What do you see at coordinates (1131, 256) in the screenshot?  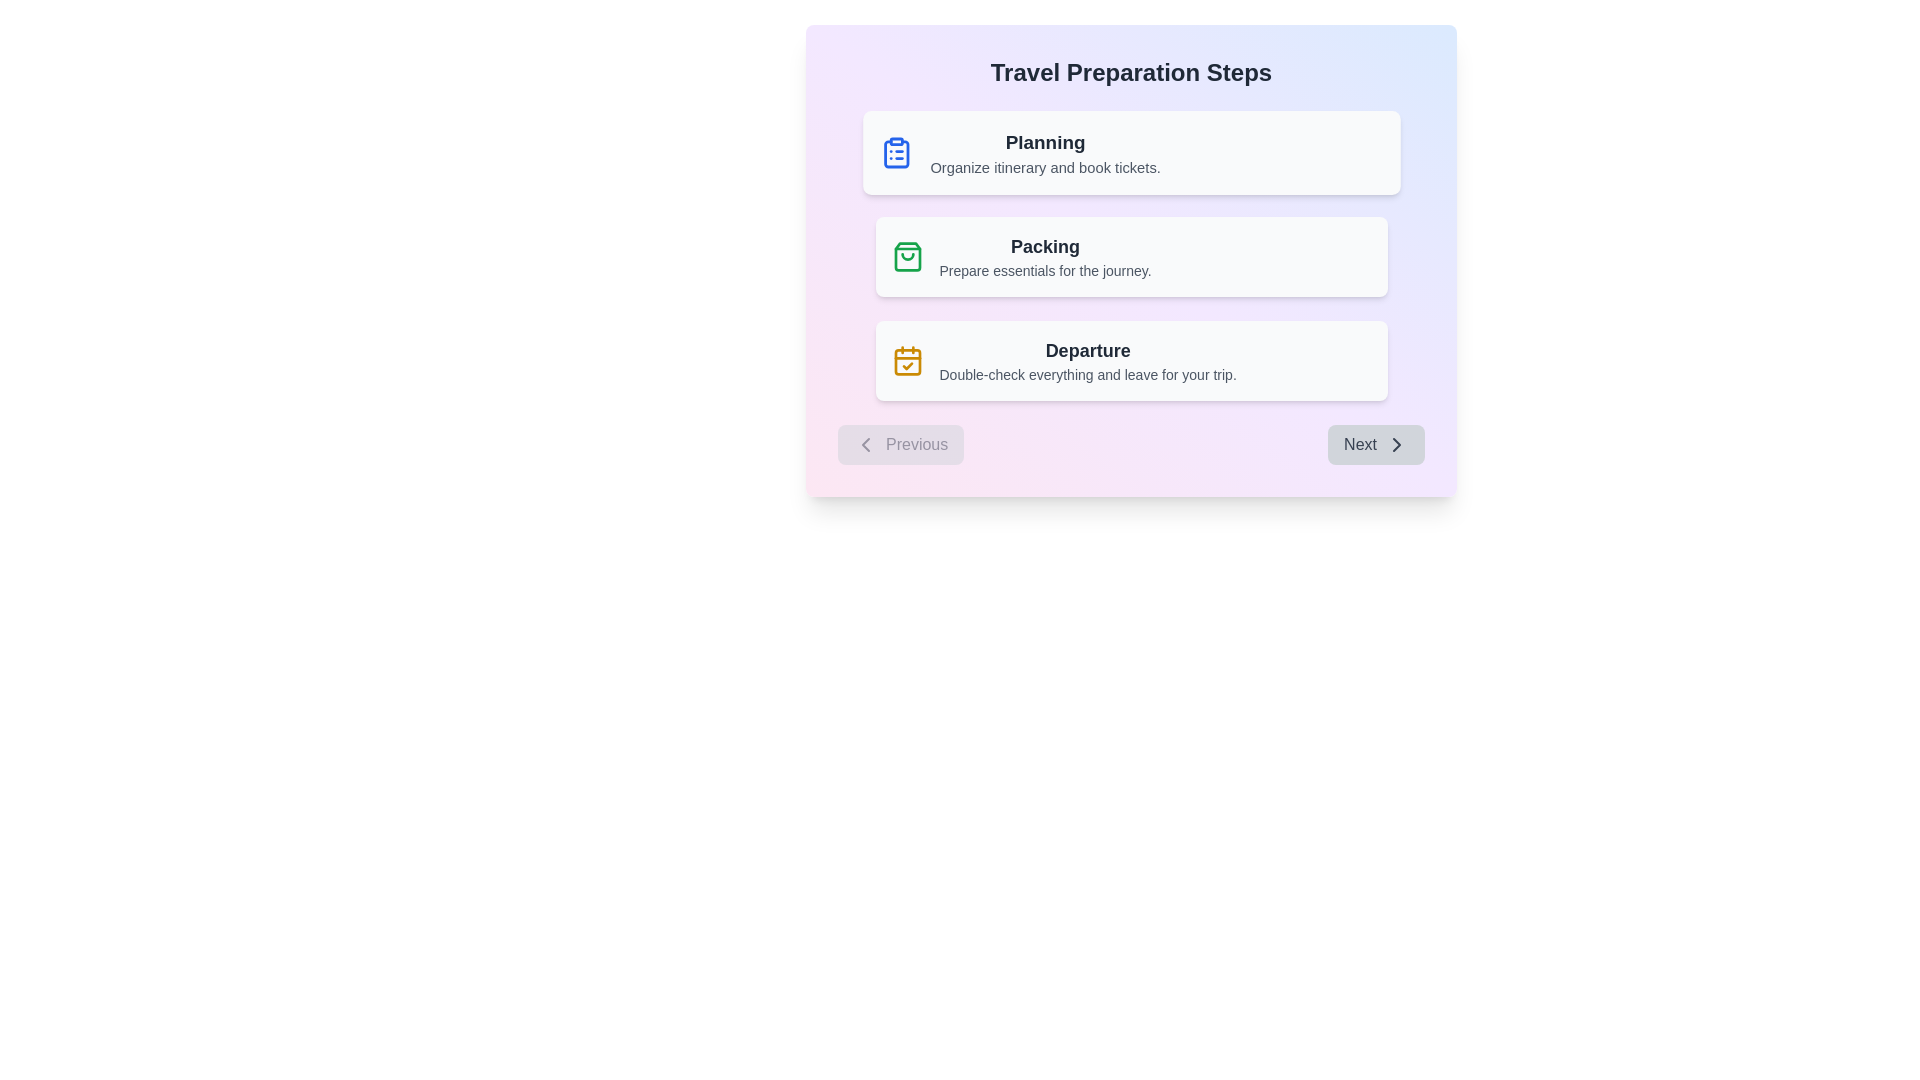 I see `the List of items with descriptions, which provides an overview of a travel preparation guide and is centrally located beneath the 'Travel Preparation Steps' header` at bounding box center [1131, 256].